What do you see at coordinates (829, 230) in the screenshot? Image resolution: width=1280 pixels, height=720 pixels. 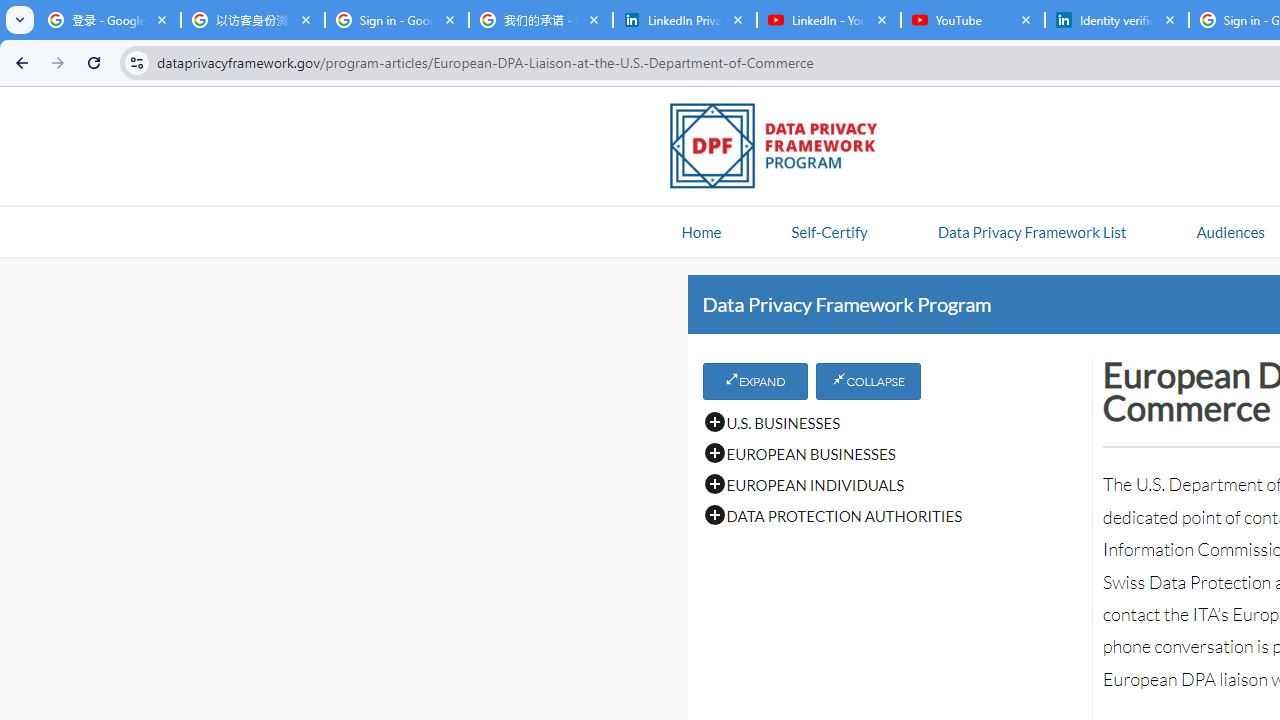 I see `'Self-Certify'` at bounding box center [829, 230].